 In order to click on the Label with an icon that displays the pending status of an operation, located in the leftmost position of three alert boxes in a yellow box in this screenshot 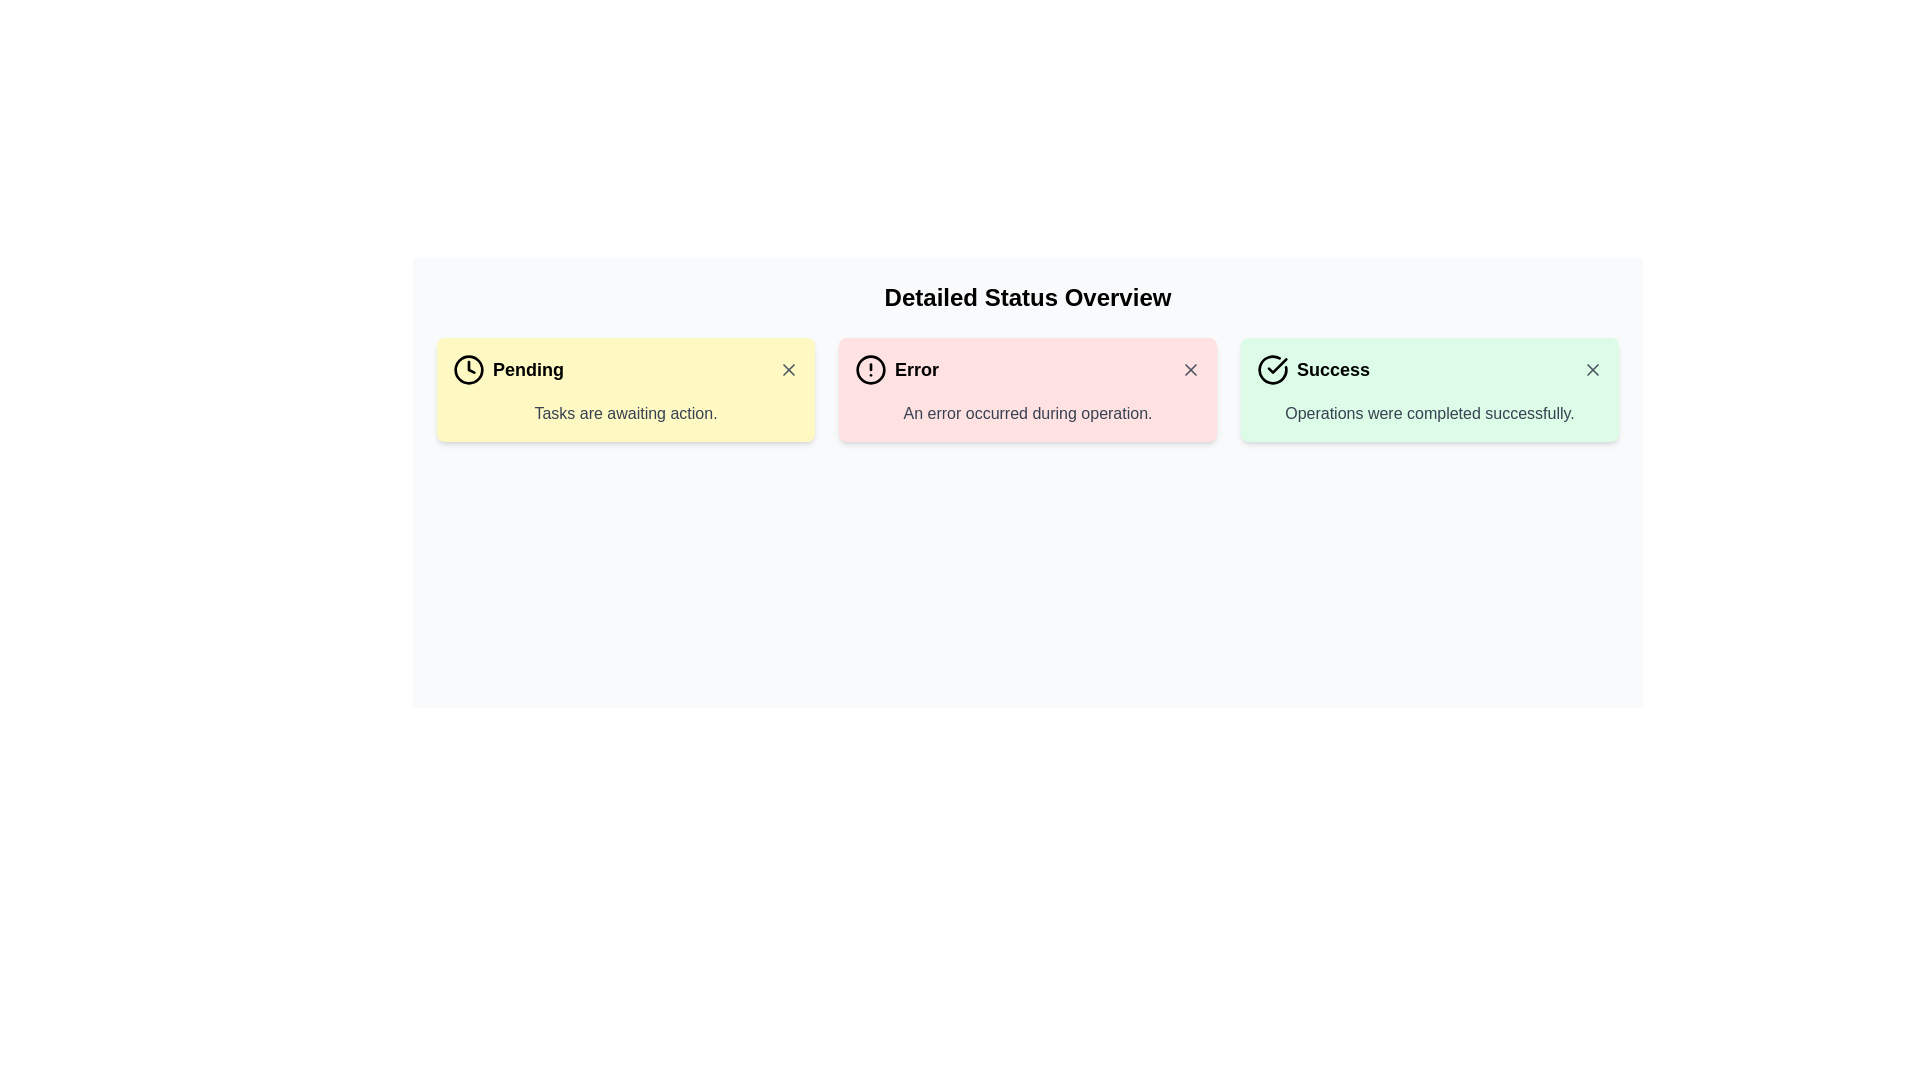, I will do `click(508, 370)`.